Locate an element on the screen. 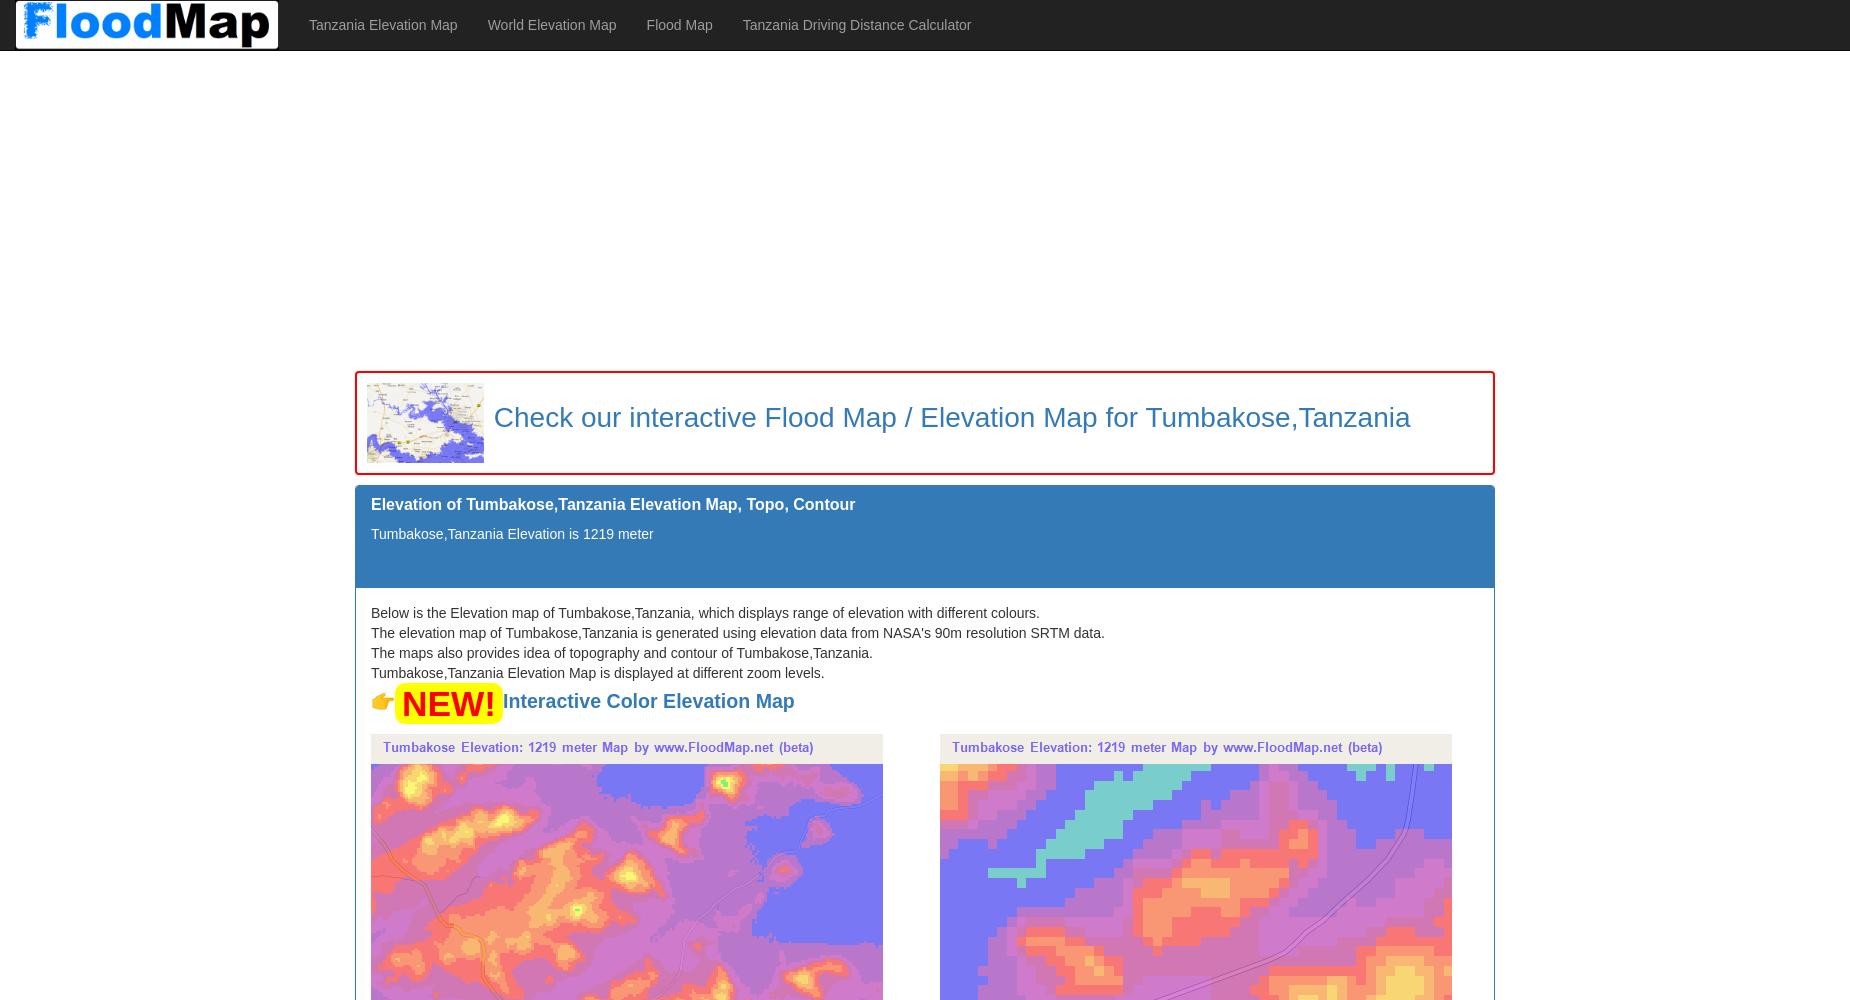 The width and height of the screenshot is (1850, 1000). 'Interactive Color Elevation Map' is located at coordinates (648, 700).